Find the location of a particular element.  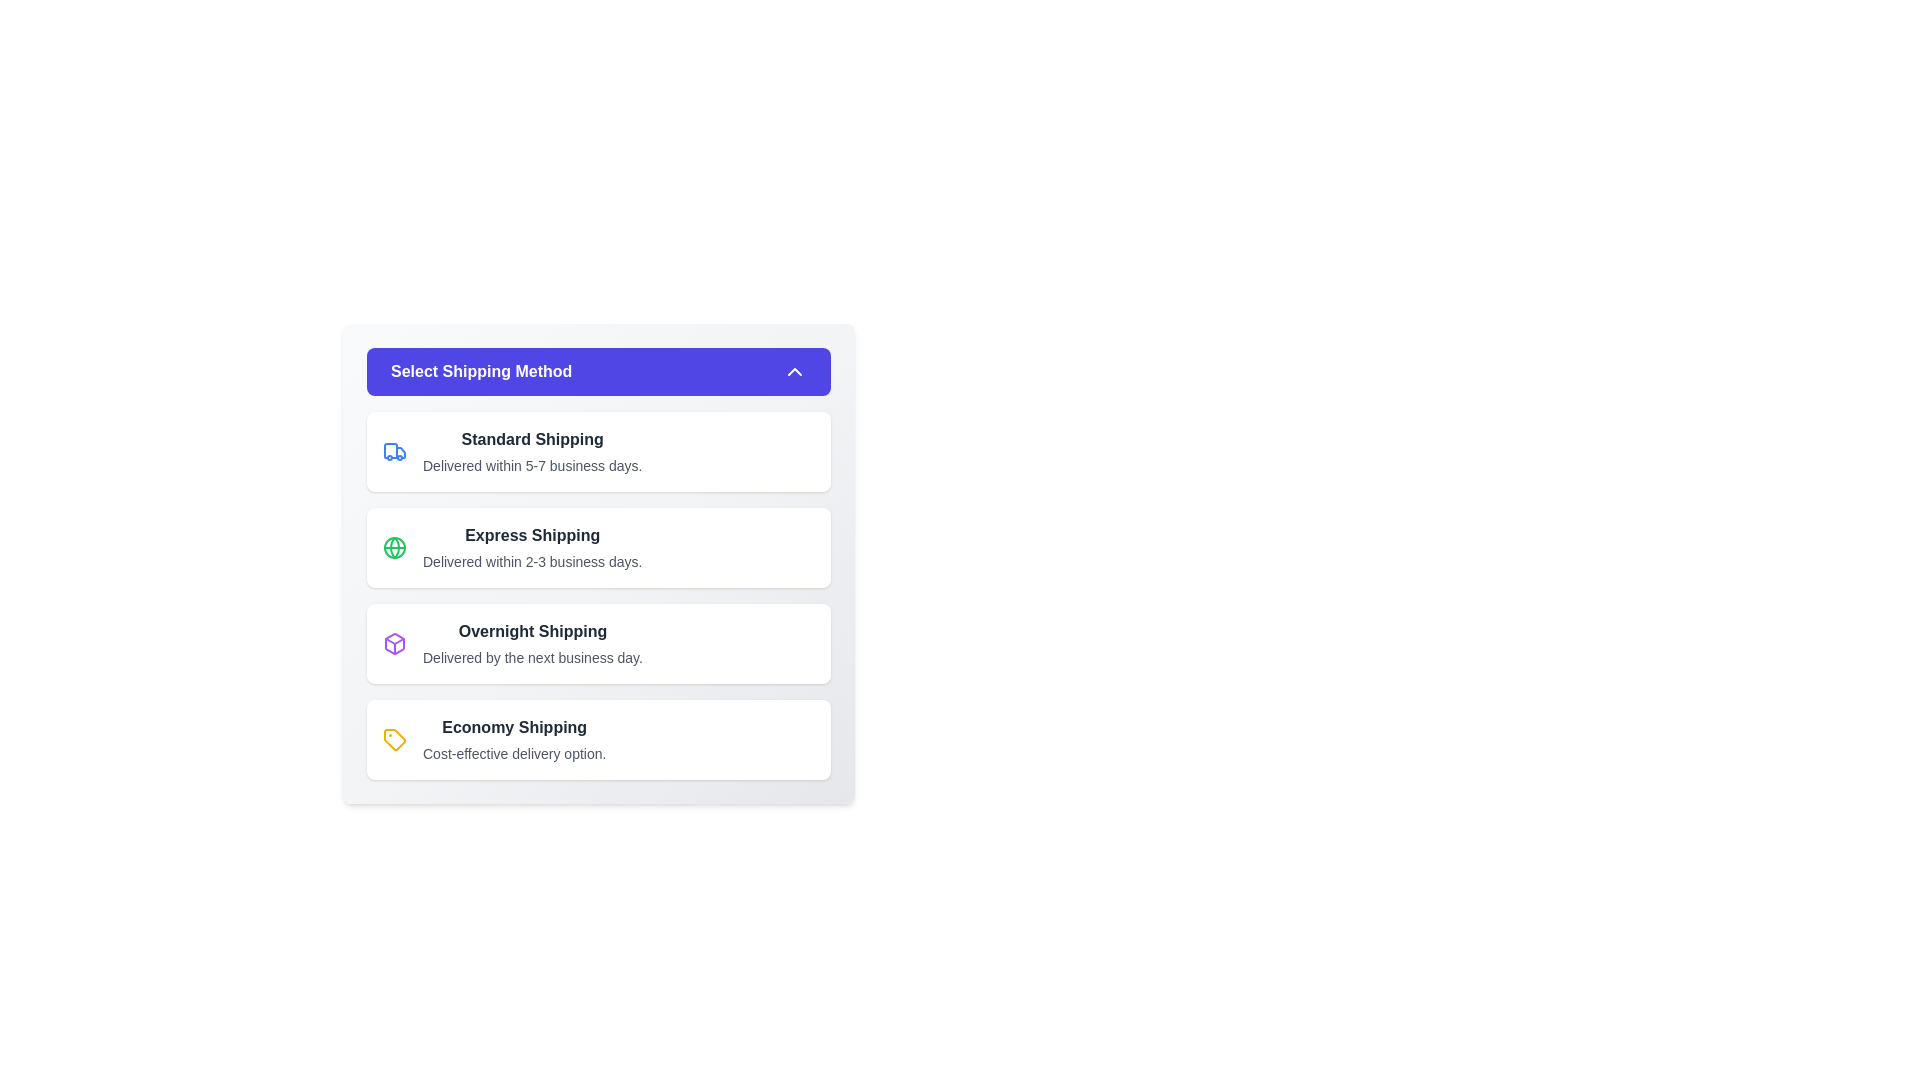

the chevron-shaped icon pointing upwards located at the top-right corner of the blue section labeled 'Select Shipping Method' is located at coordinates (794, 371).